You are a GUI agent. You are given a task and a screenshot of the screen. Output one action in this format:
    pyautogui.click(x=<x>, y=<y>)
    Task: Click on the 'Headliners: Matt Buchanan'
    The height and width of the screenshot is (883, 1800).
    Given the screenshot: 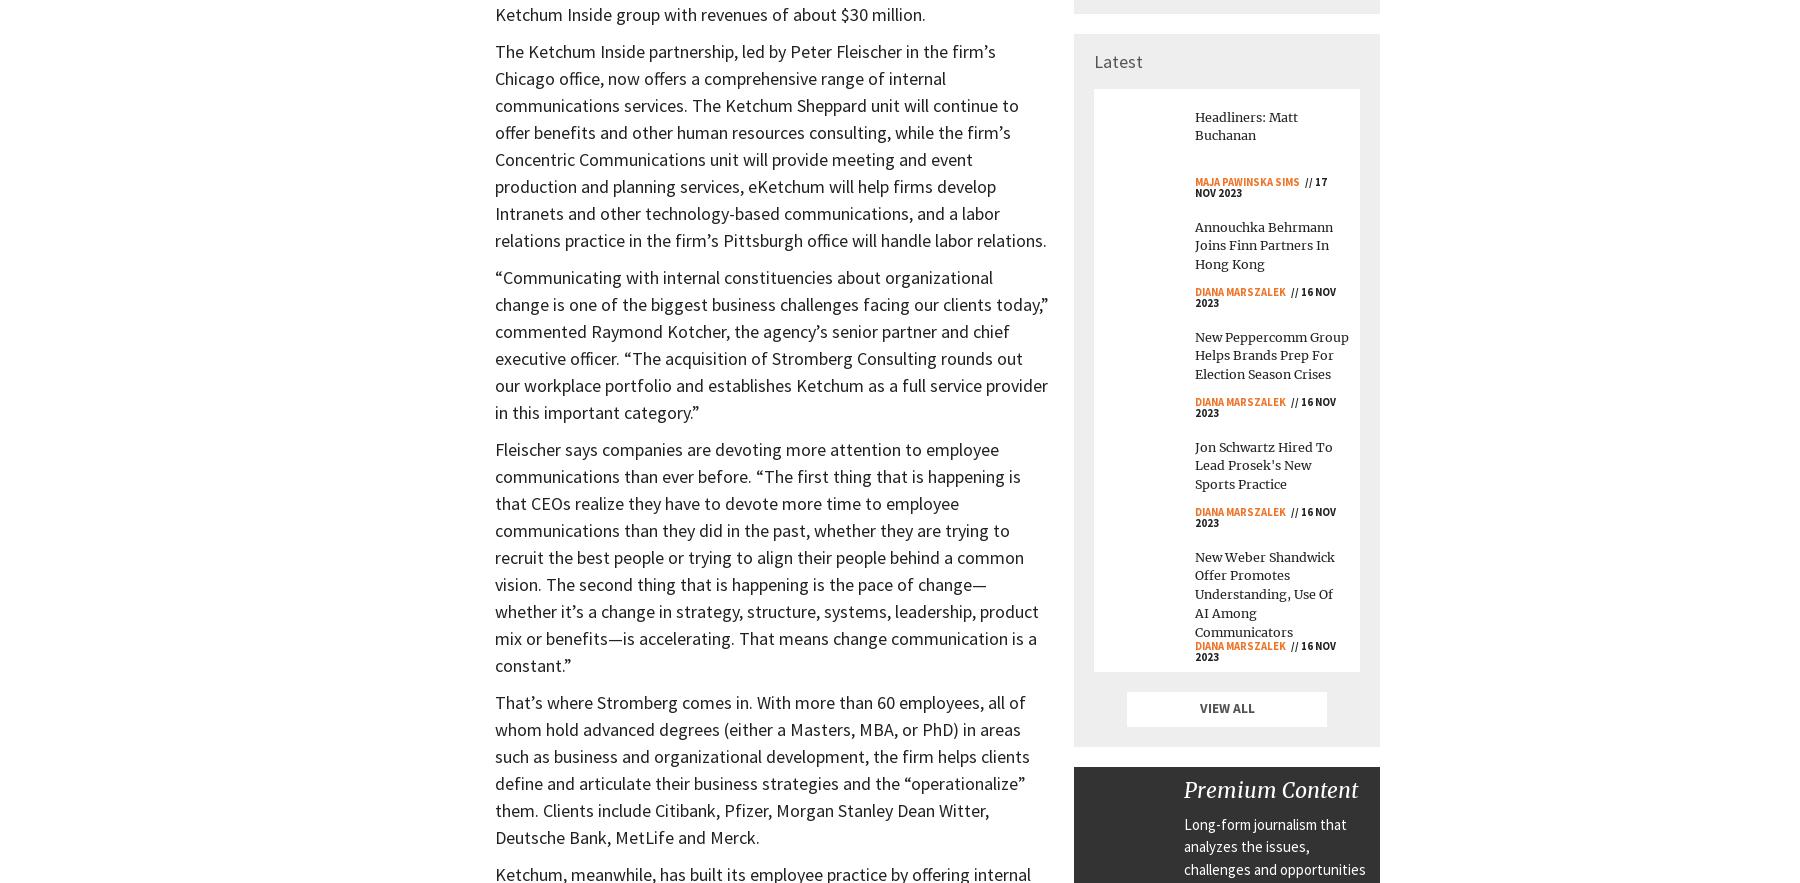 What is the action you would take?
    pyautogui.click(x=1246, y=125)
    